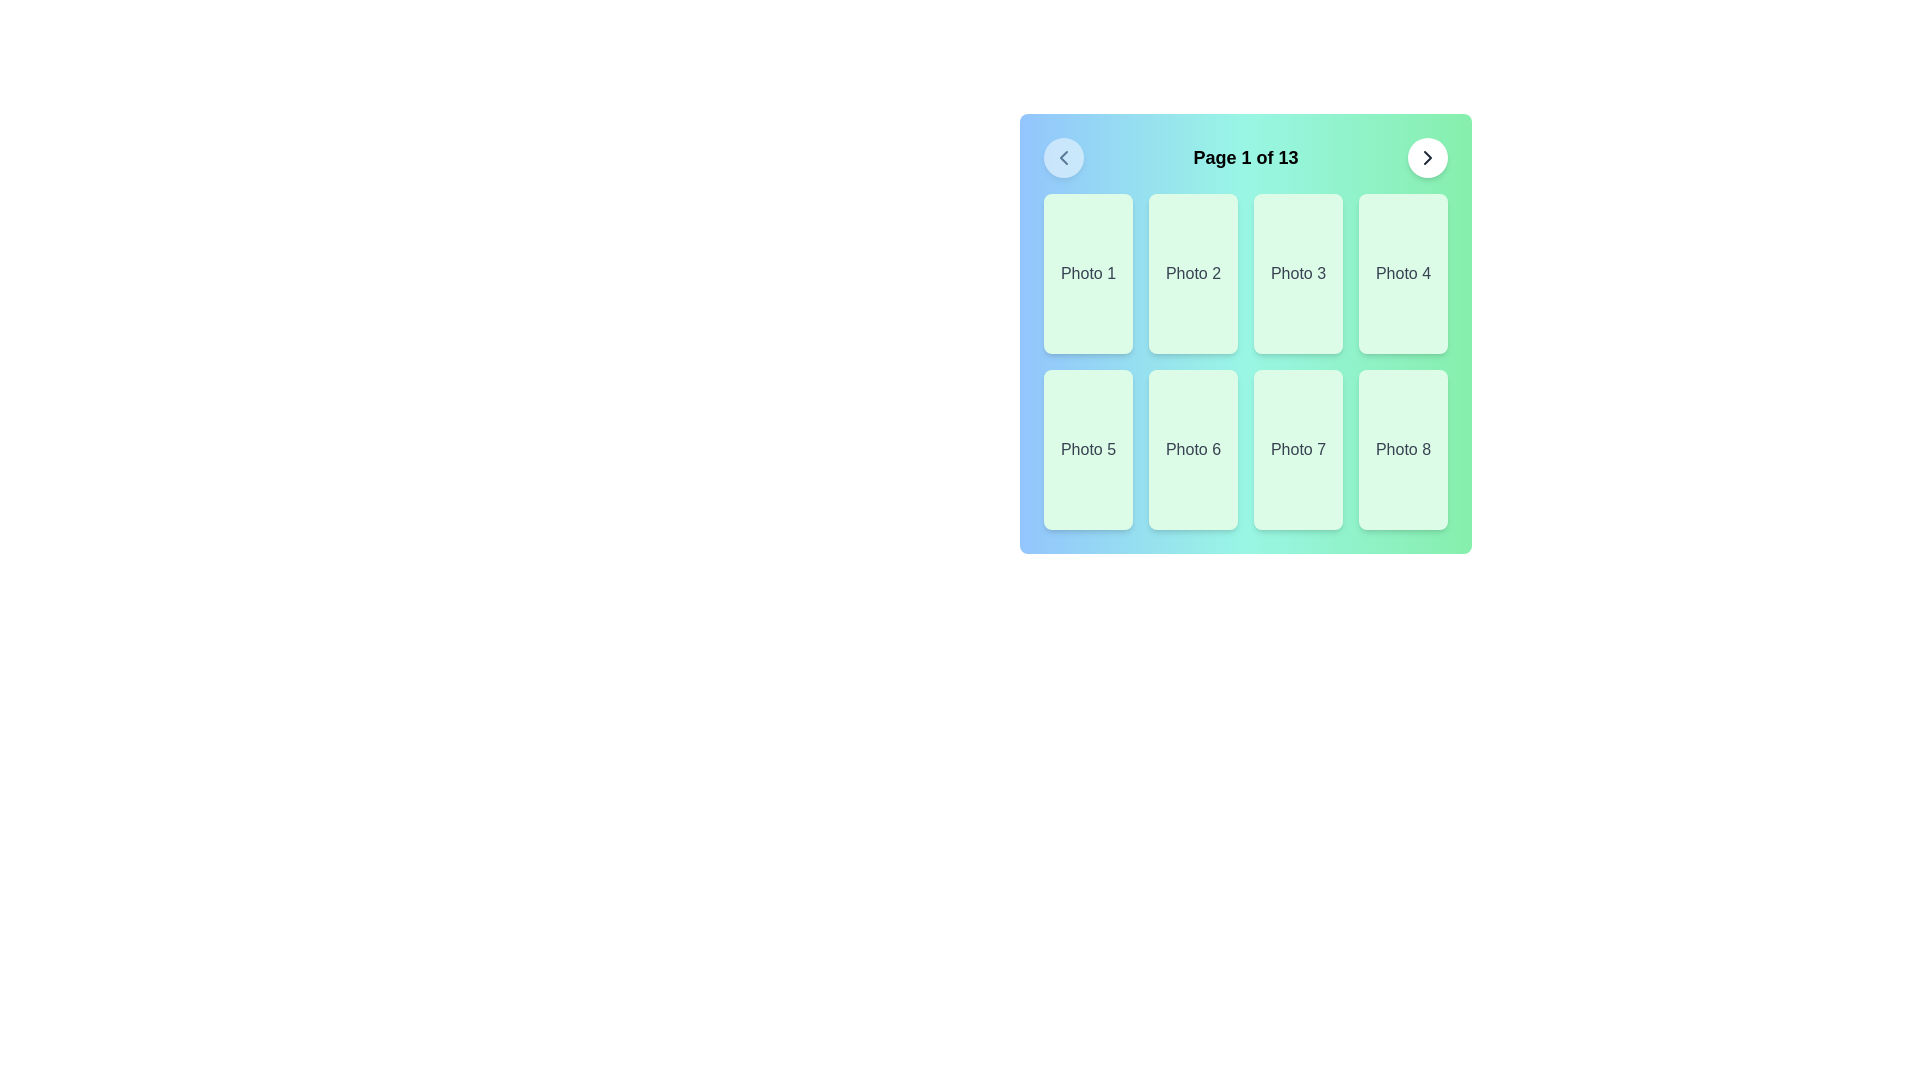 The height and width of the screenshot is (1080, 1920). Describe the element at coordinates (1193, 273) in the screenshot. I see `the second card in the grid layout` at that location.